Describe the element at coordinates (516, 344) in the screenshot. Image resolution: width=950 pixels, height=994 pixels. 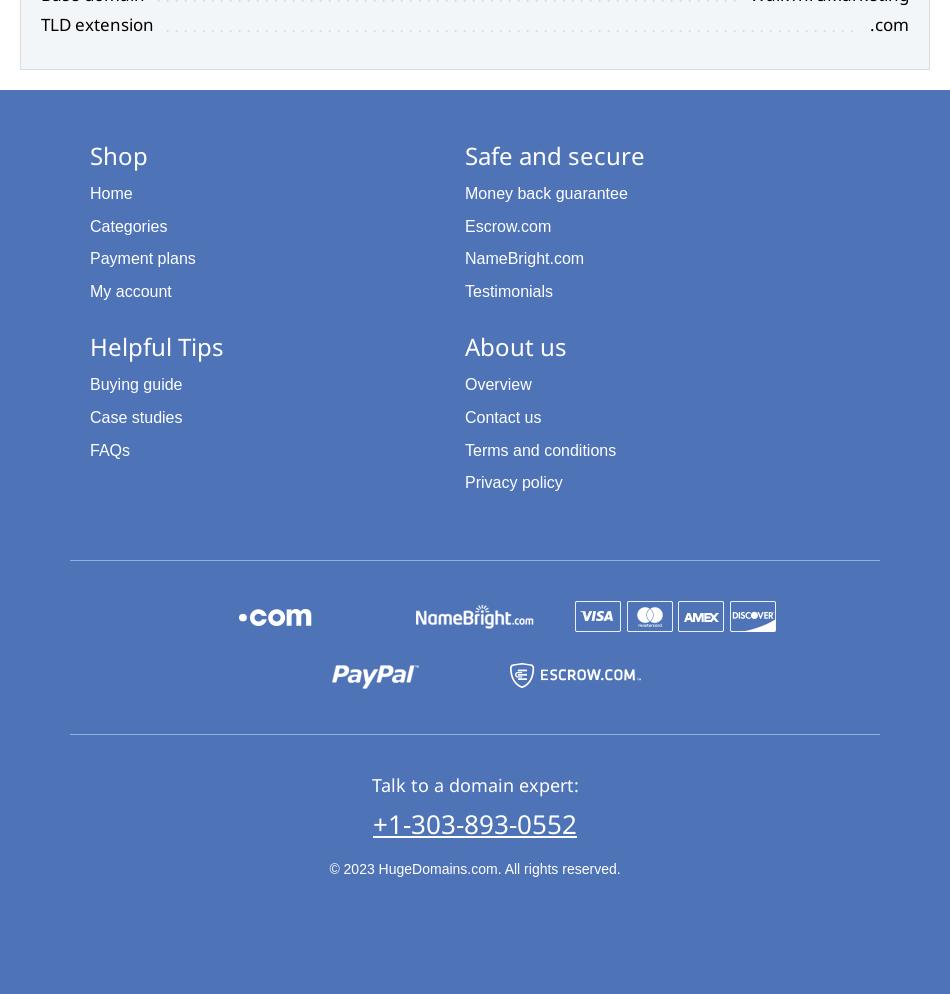
I see `'About us'` at that location.